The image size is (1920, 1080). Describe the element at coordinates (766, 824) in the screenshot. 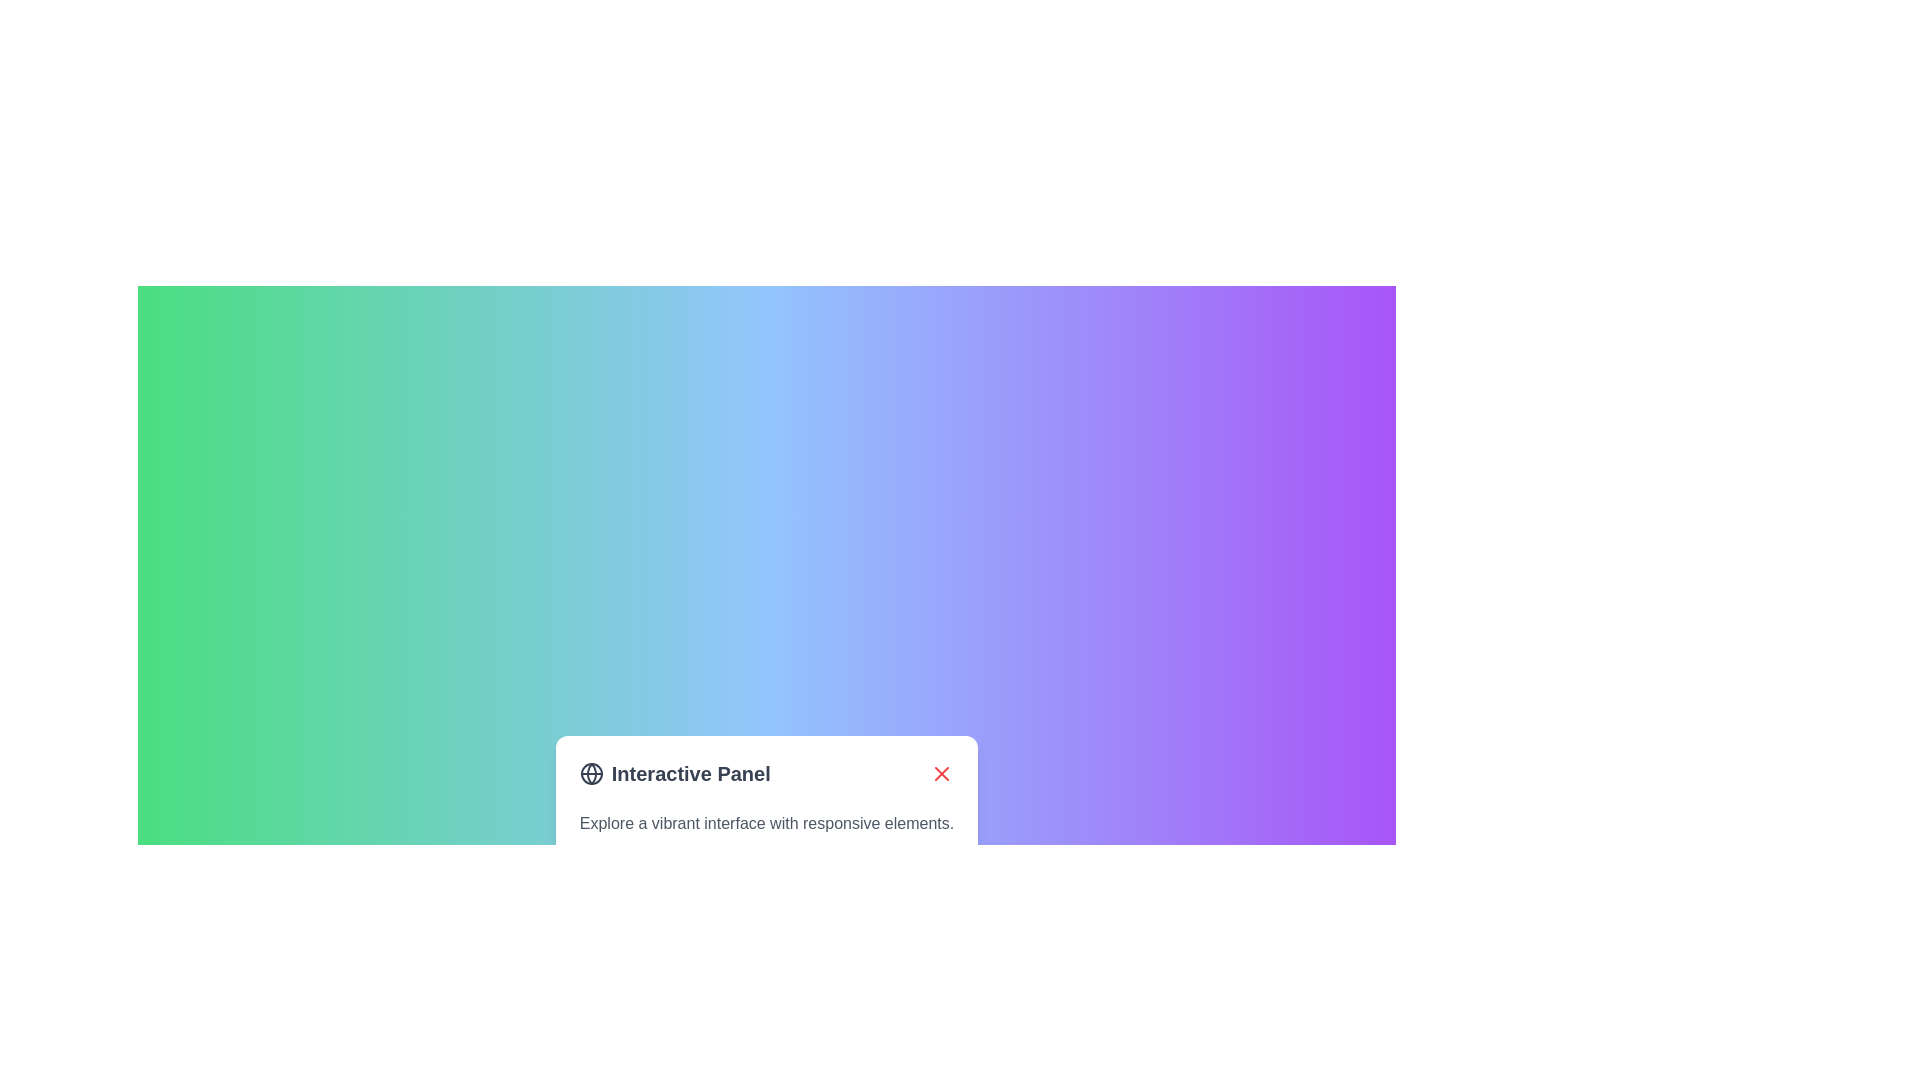

I see `the static text element that displays the phrase 'Explore a vibrant interface with responsive elements.' located beneath the heading 'Interactive Panel' and above the 'Get Started' button` at that location.